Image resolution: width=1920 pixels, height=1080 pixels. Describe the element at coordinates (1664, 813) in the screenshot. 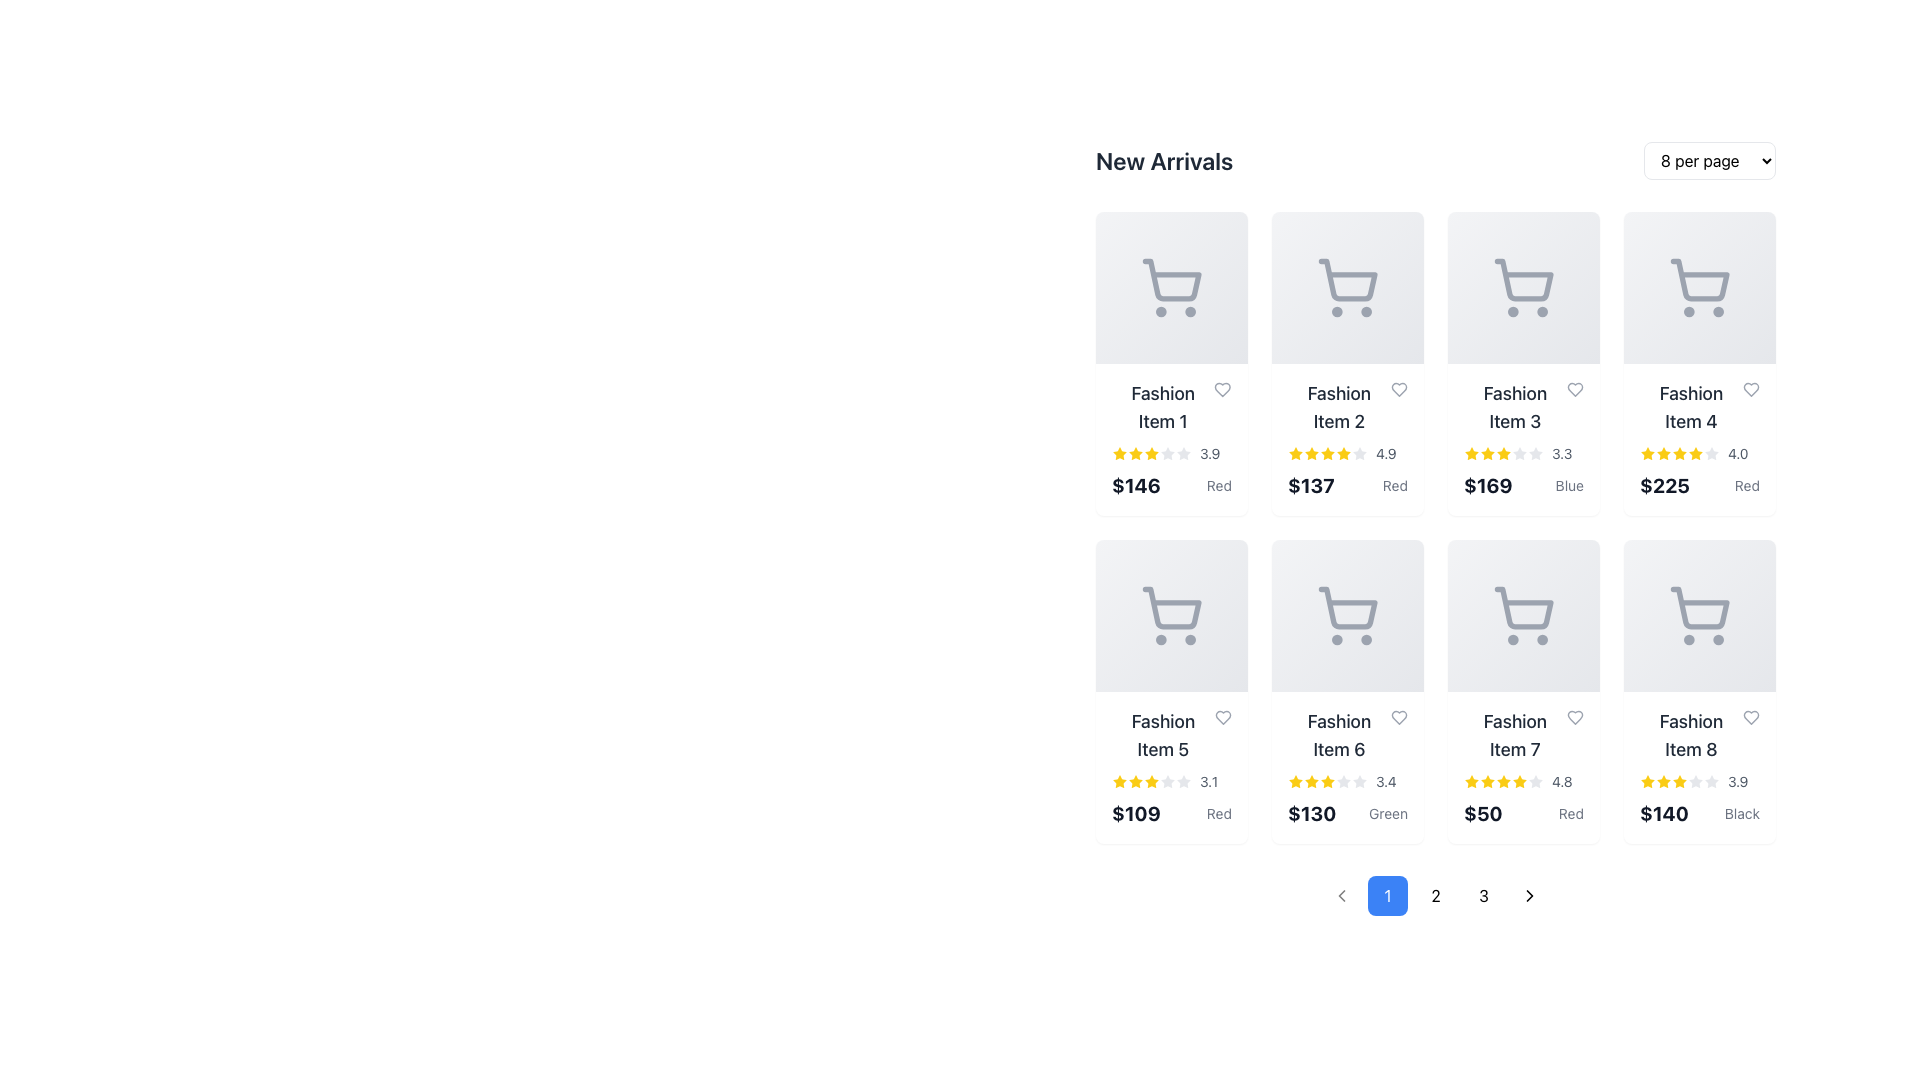

I see `the bold text label displaying the price "$140" located below the product title and star rating of "Fashion Item 8" to see detailed pricing or offers` at that location.